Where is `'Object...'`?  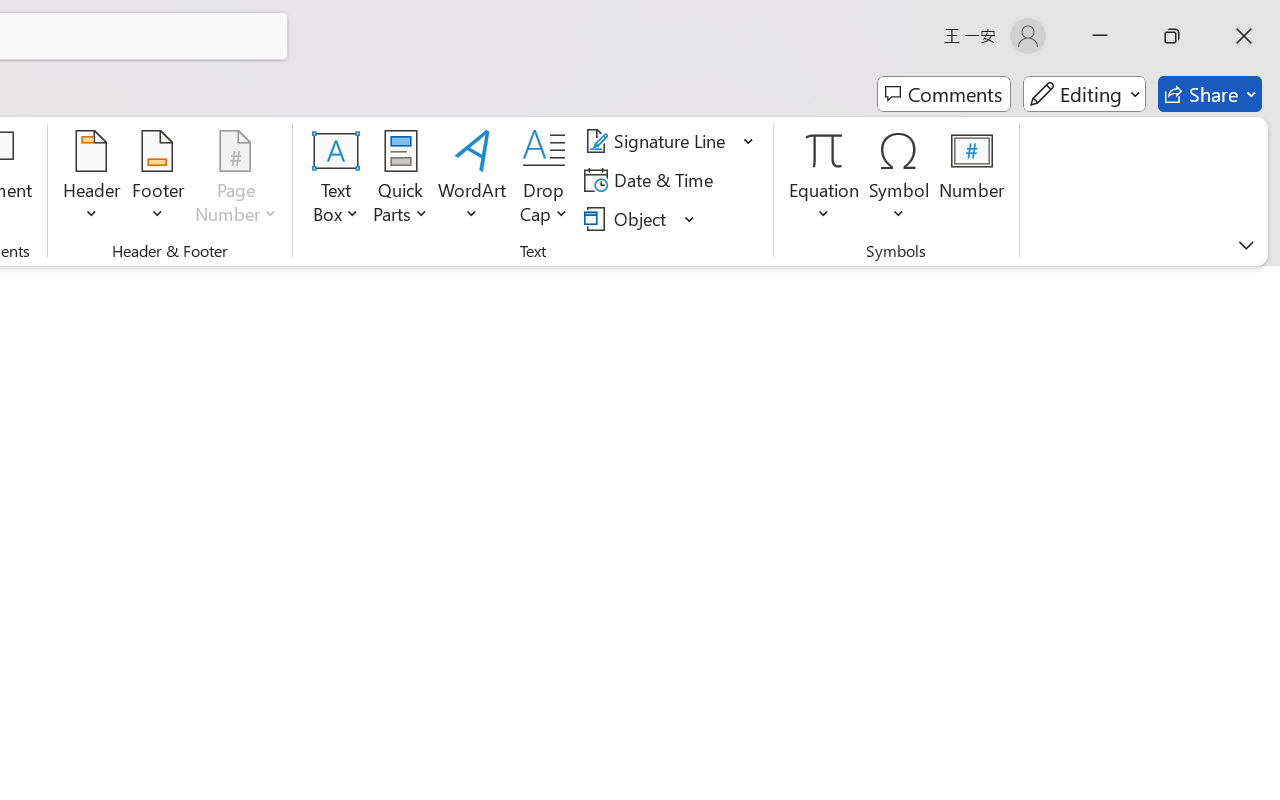
'Object...' is located at coordinates (640, 218).